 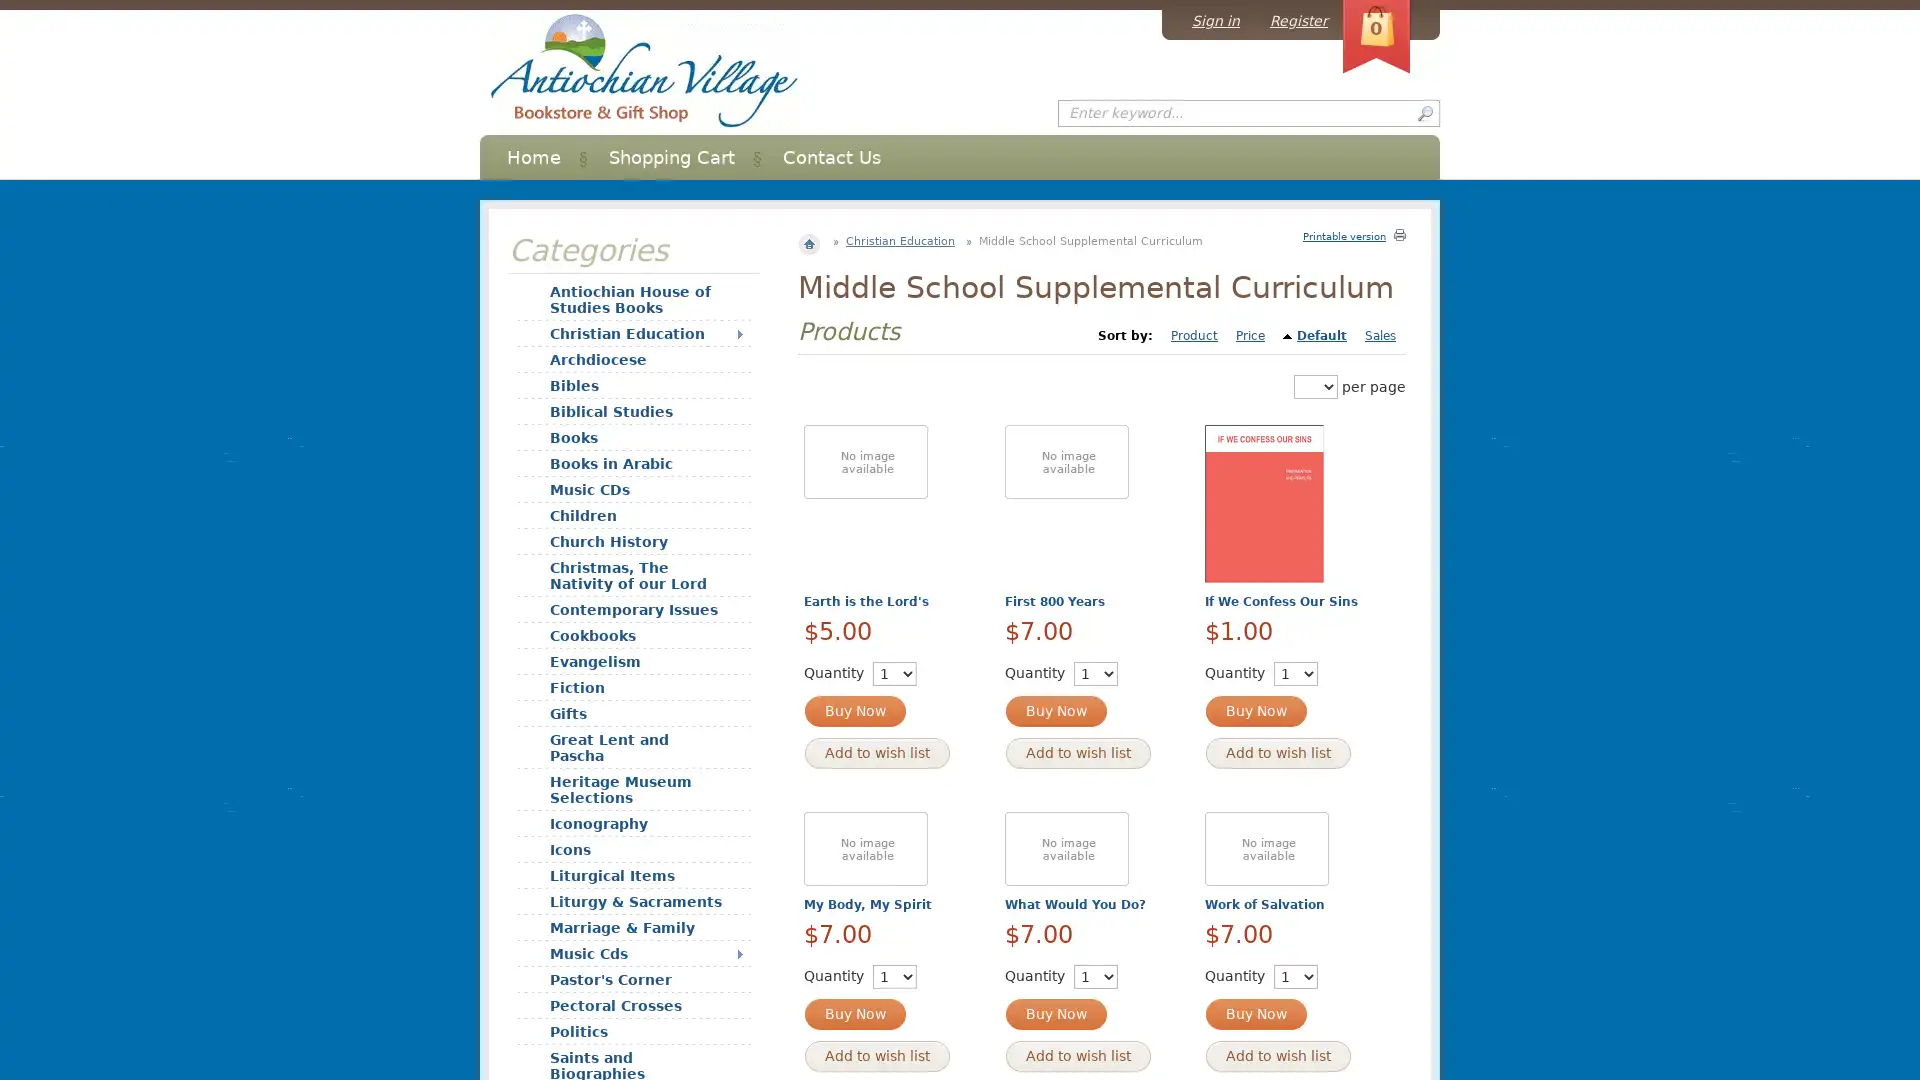 I want to click on Buy Now, so click(x=1054, y=1014).